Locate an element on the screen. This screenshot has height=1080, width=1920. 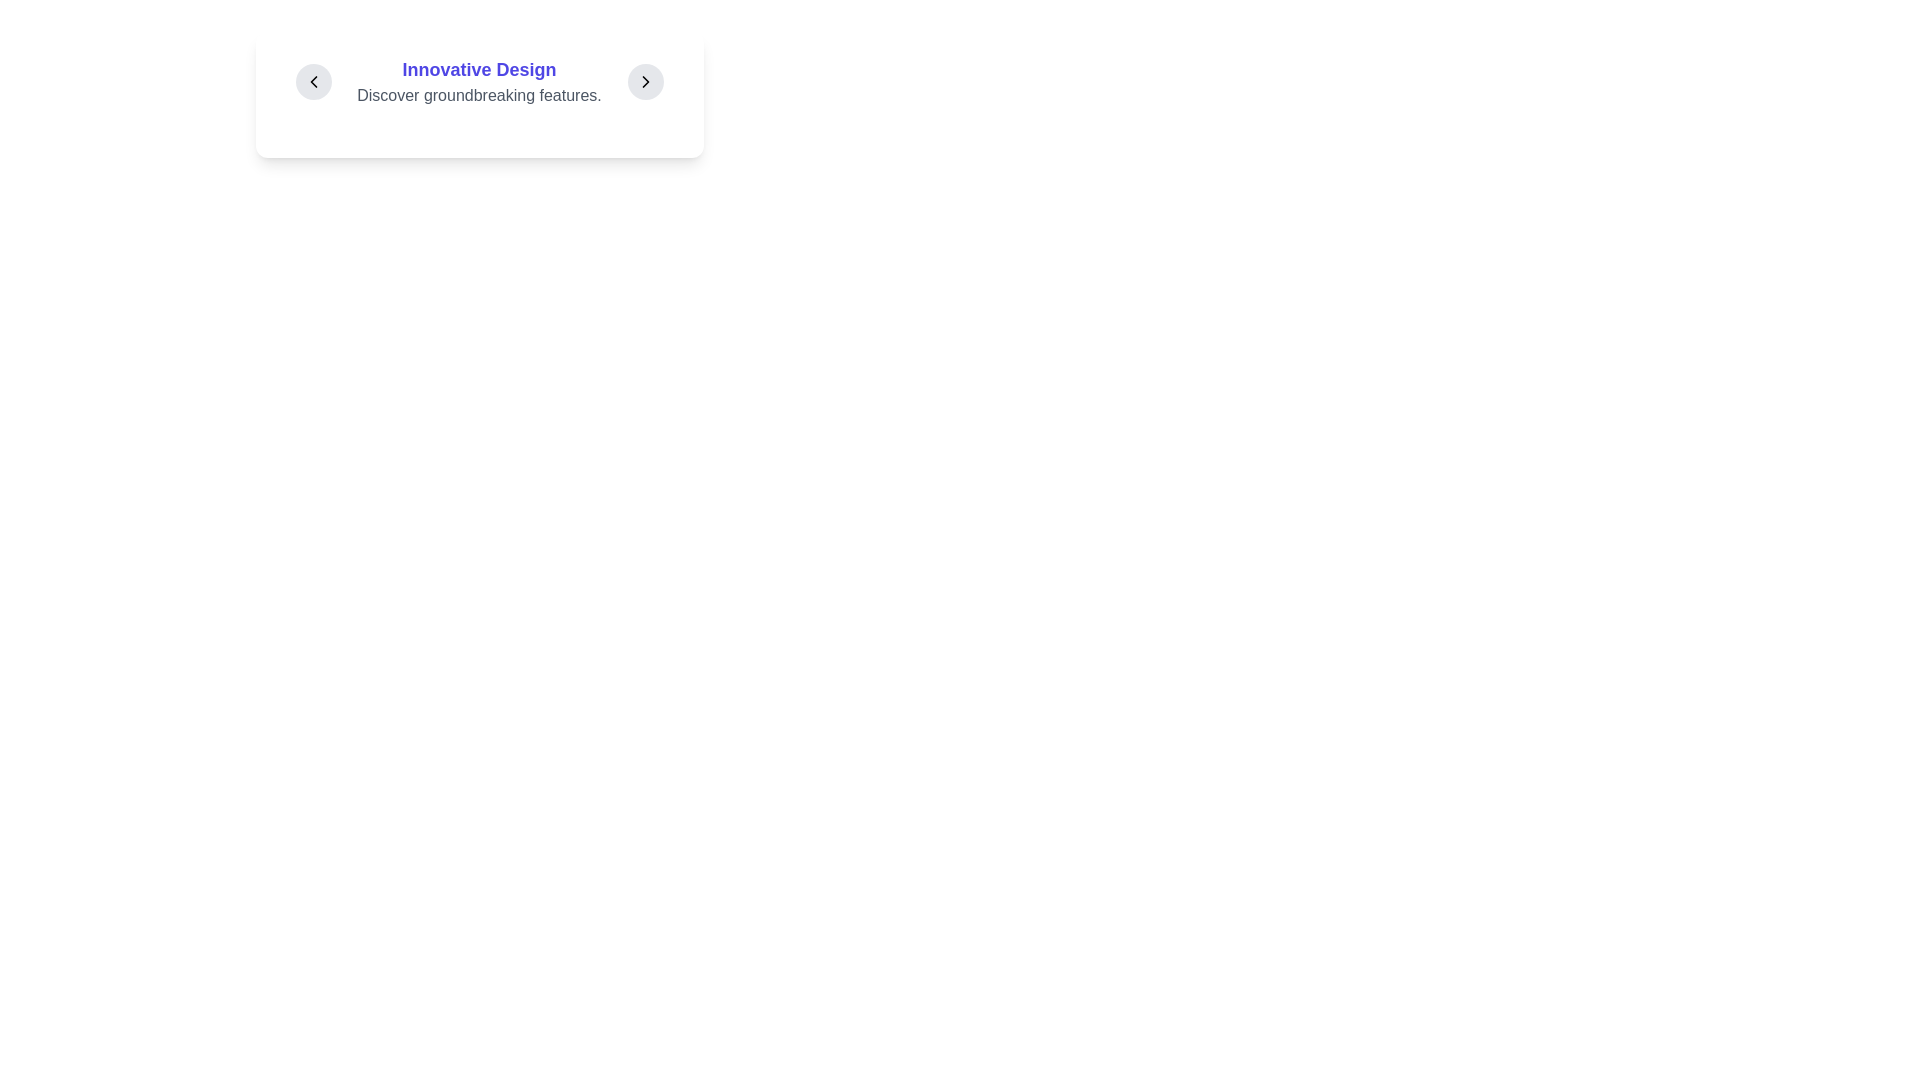
the SVG chevron right icon located at the far right of the rectangular card layout for keyboard navigation is located at coordinates (645, 80).